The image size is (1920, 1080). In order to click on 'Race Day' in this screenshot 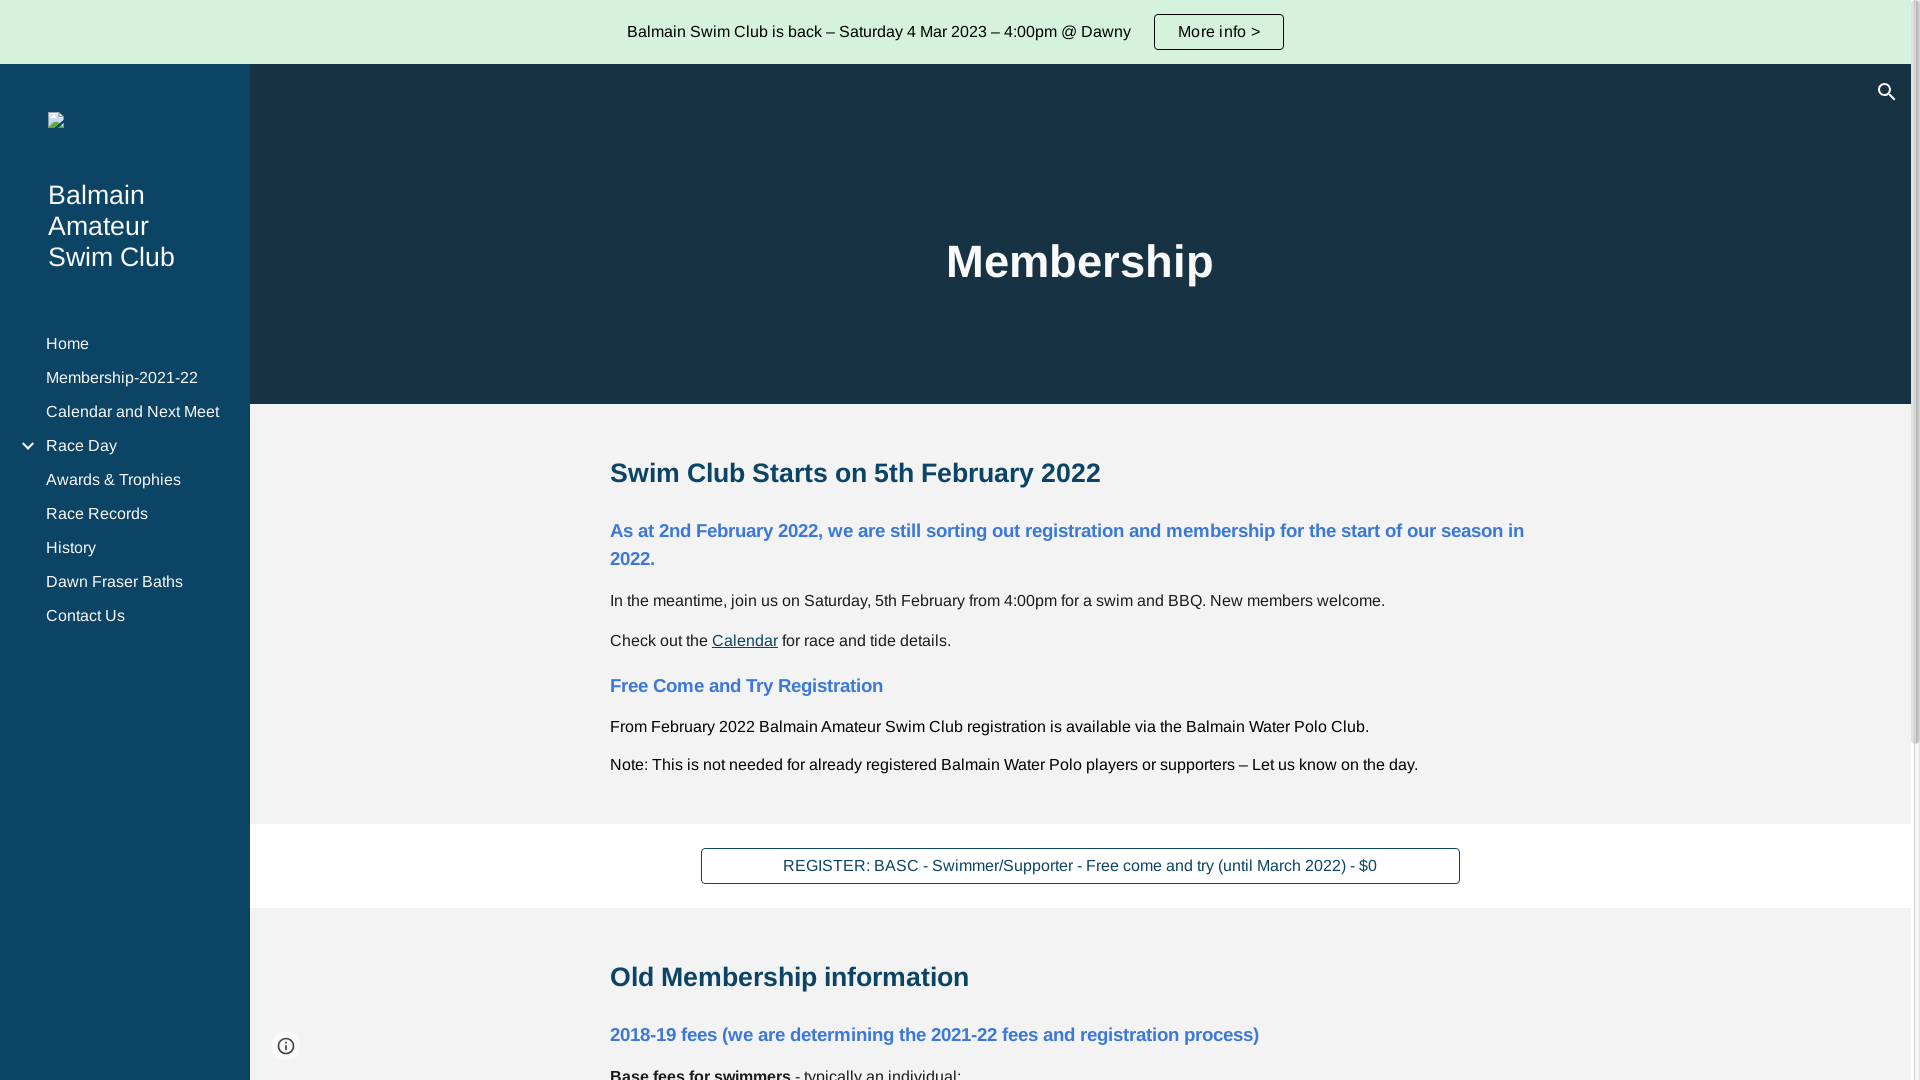, I will do `click(134, 445)`.